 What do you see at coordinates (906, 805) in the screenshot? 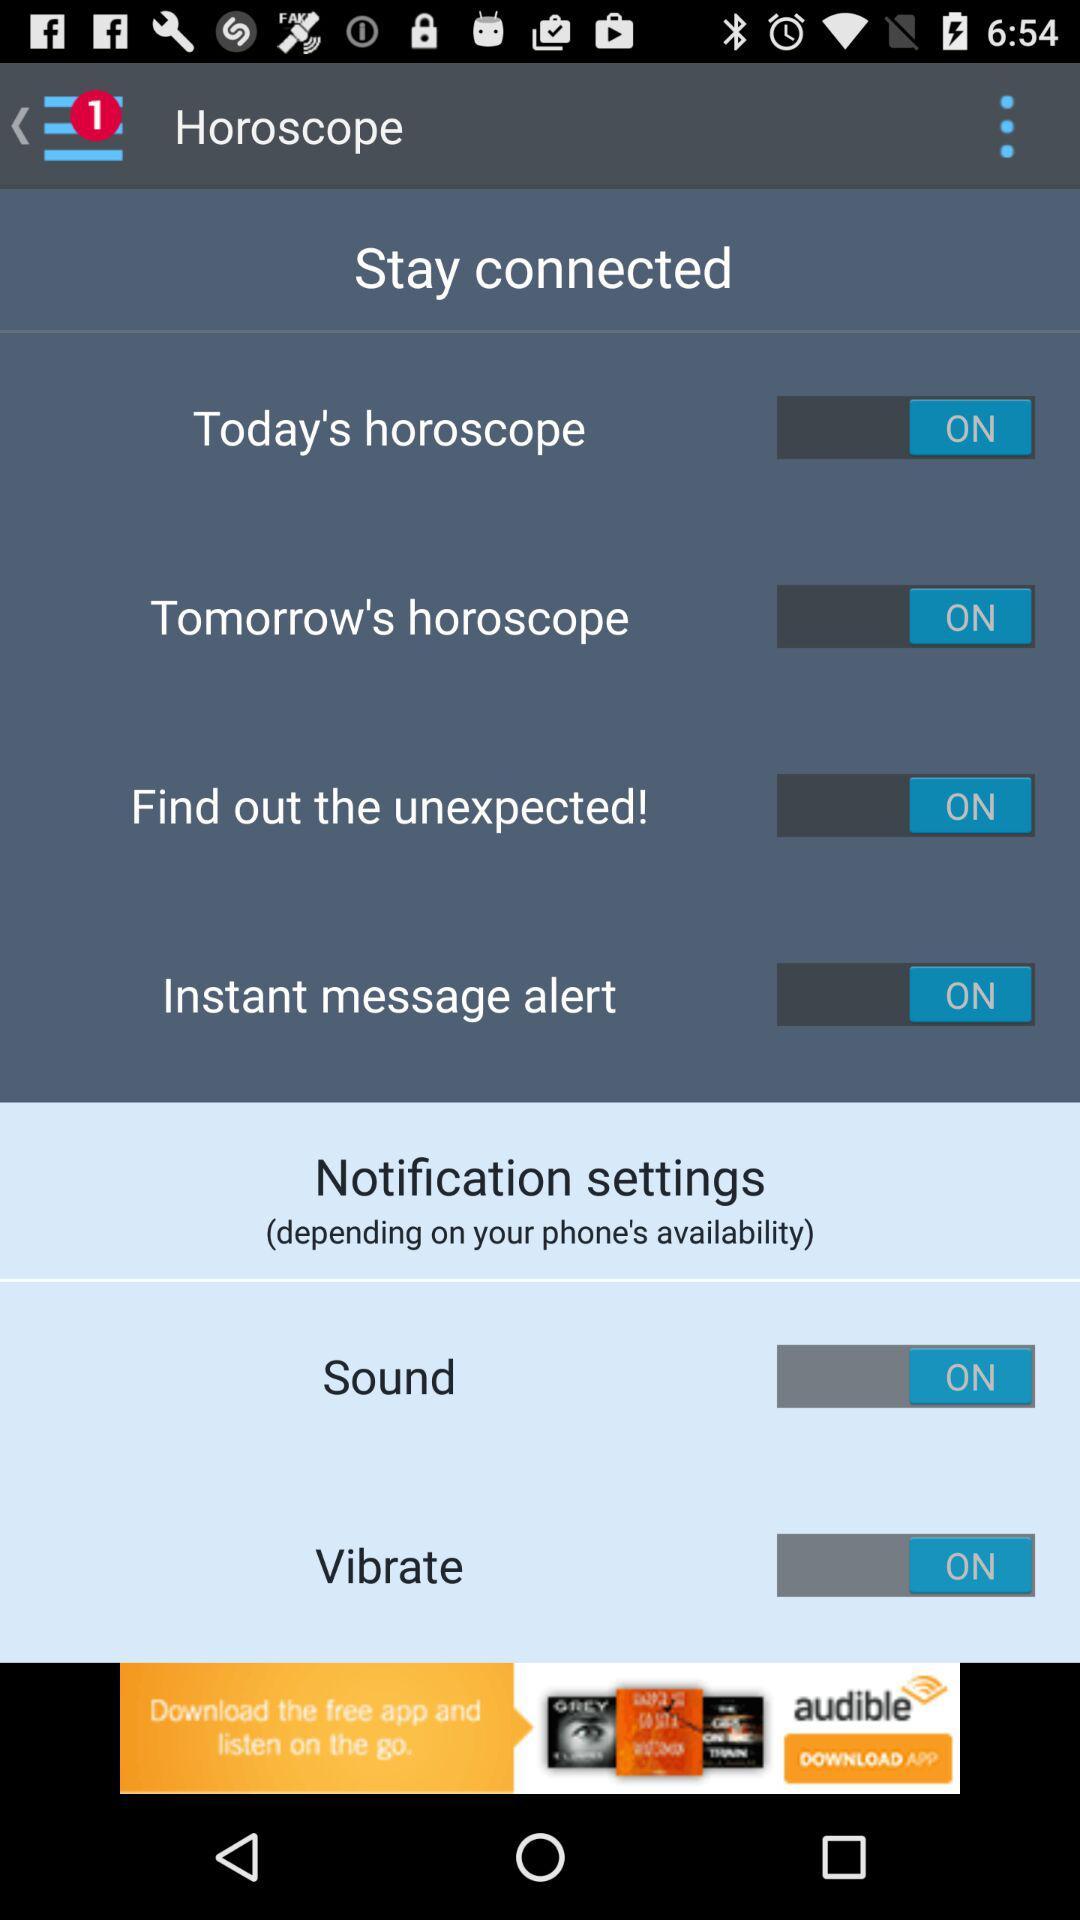
I see `activate the option find out the unexpected` at bounding box center [906, 805].